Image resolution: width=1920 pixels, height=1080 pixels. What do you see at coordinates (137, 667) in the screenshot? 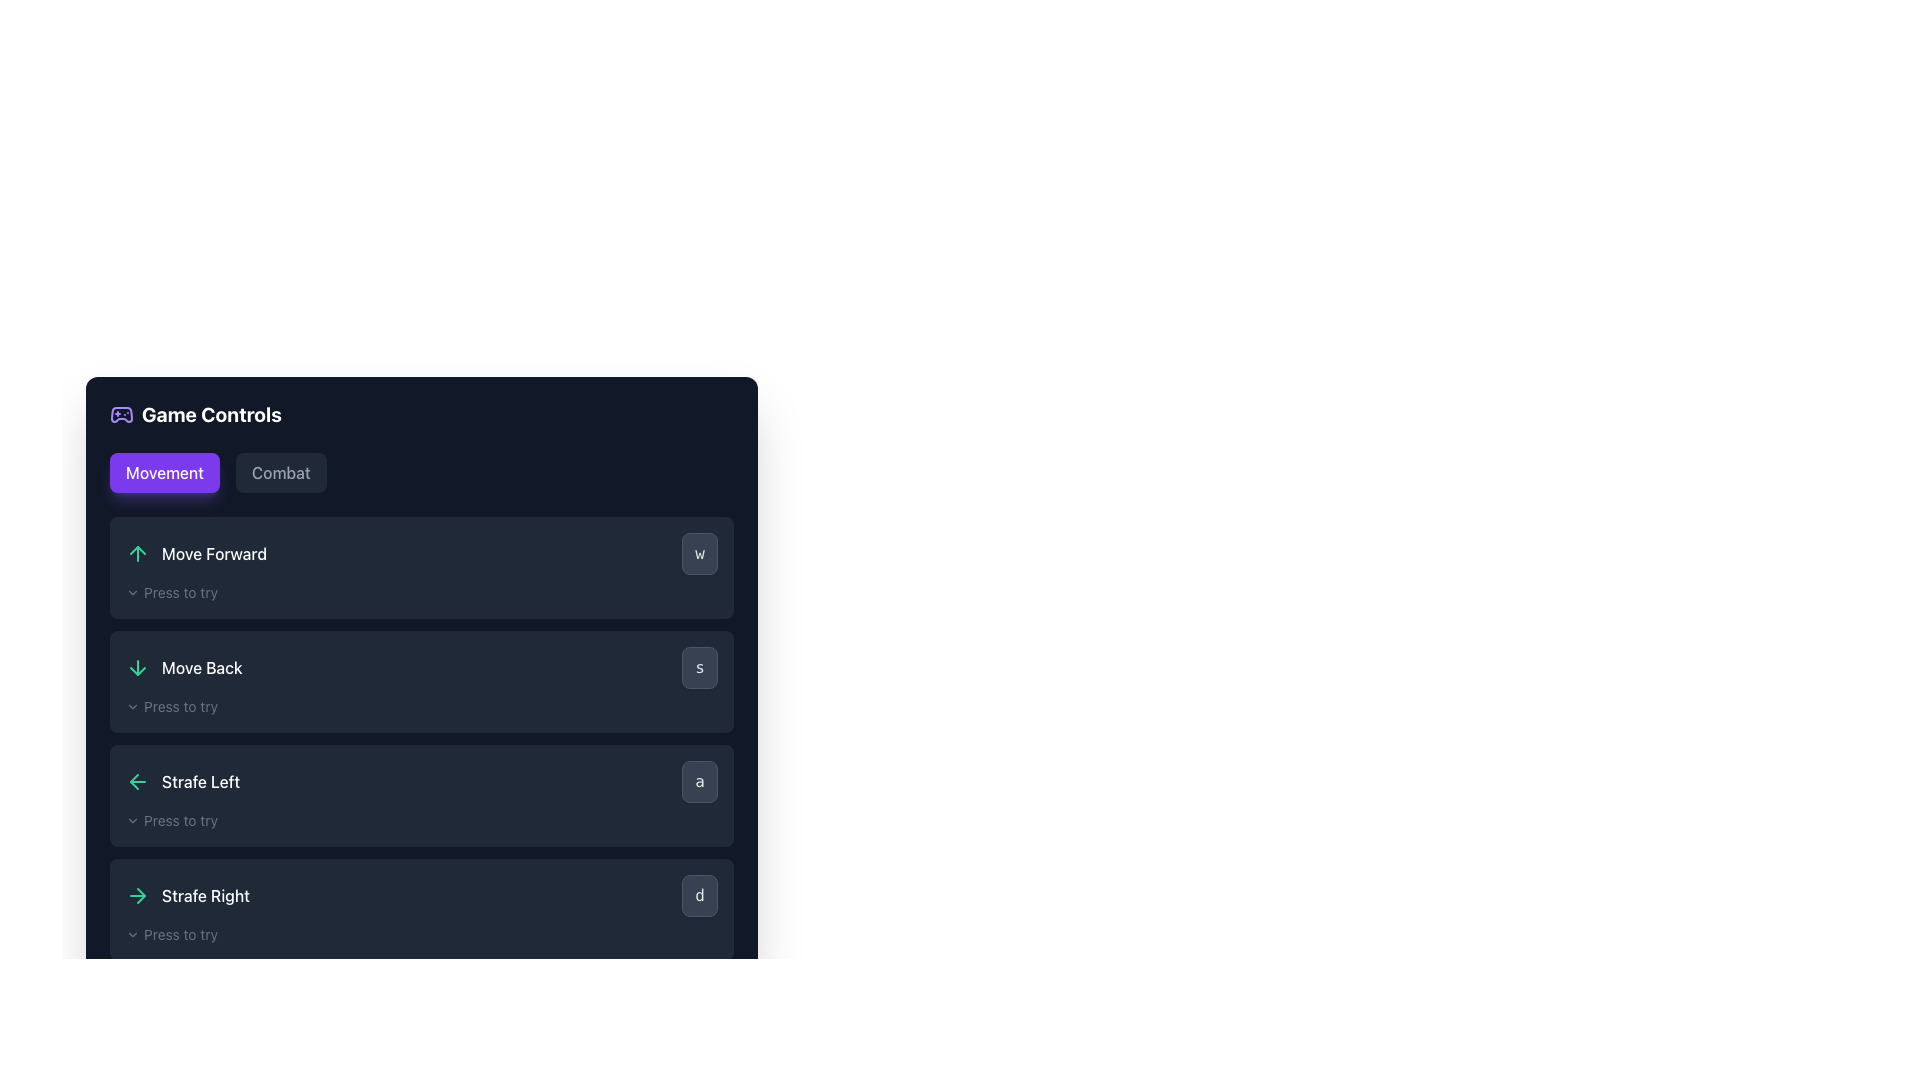
I see `the downward-pointing green arrow icon located next to the 'Move Back' label in the vertical list of controls` at bounding box center [137, 667].